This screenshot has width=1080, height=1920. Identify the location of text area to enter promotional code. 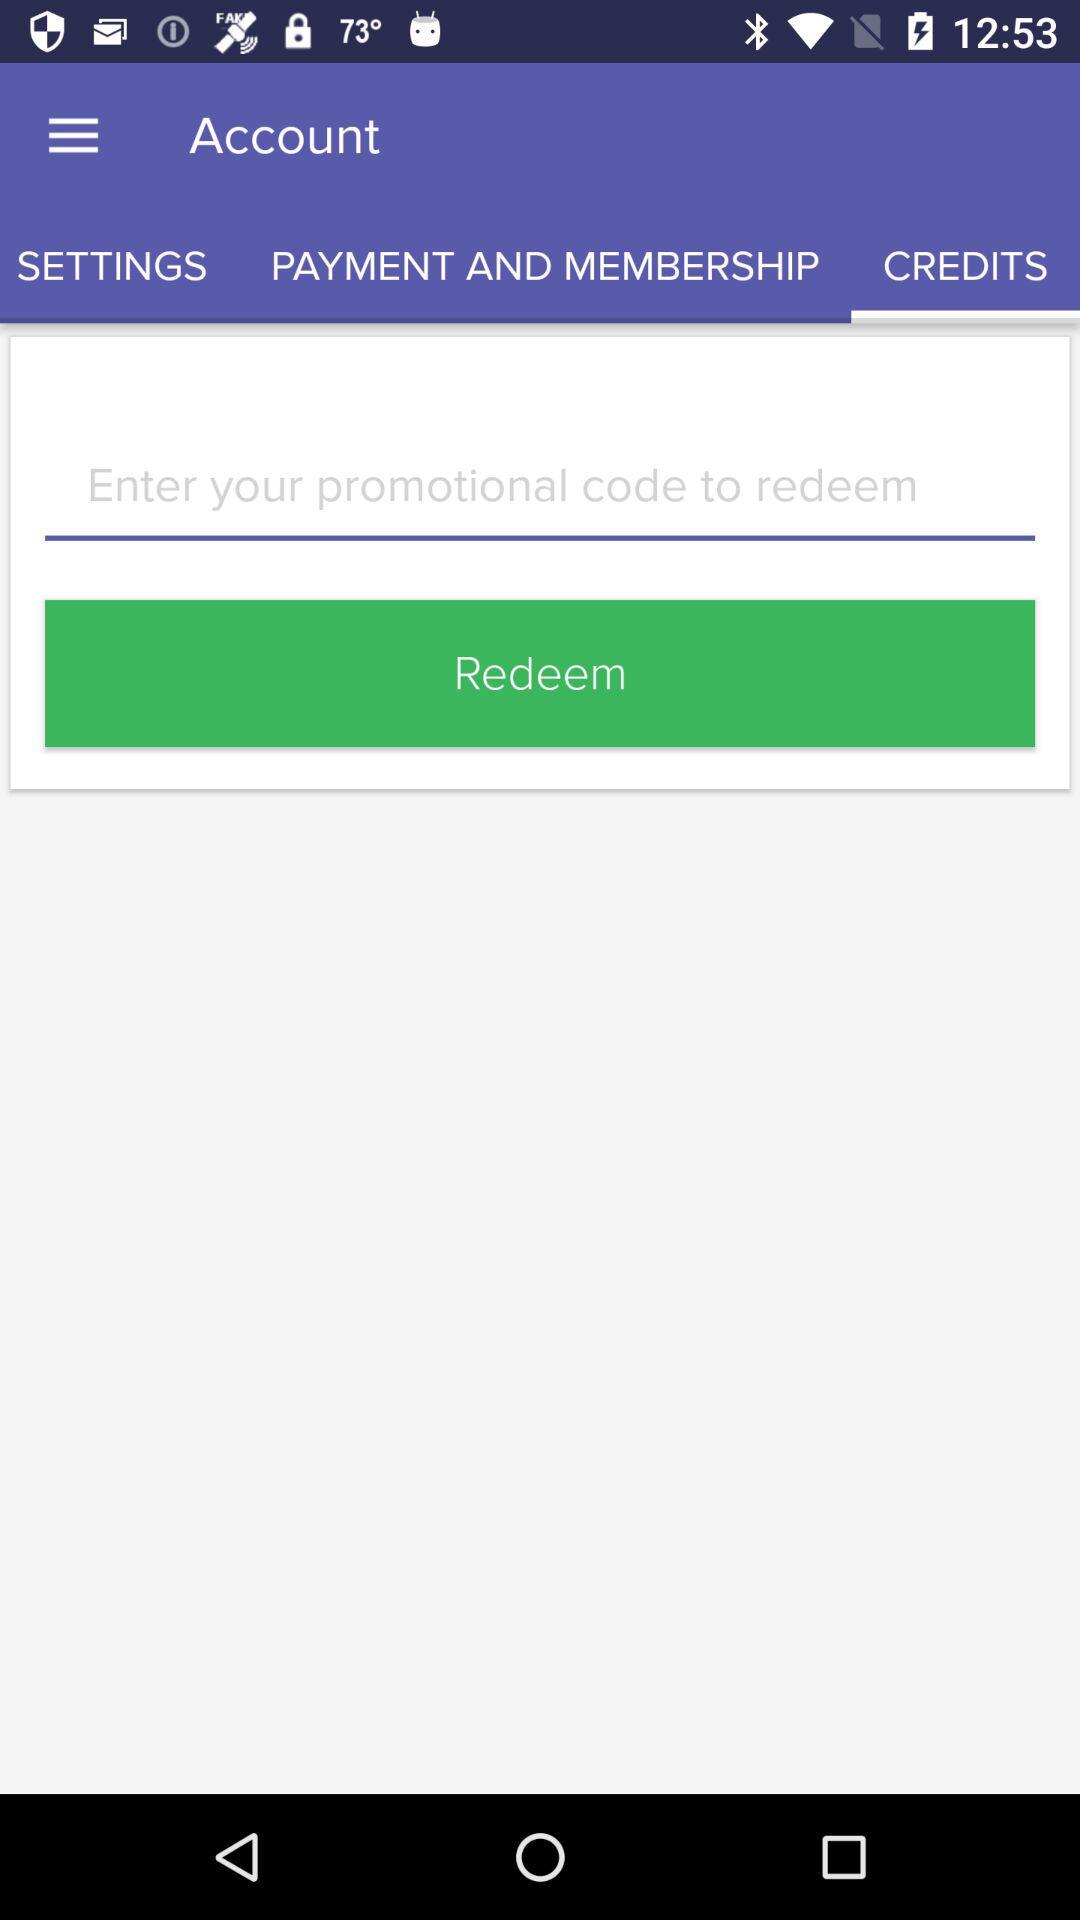
(540, 499).